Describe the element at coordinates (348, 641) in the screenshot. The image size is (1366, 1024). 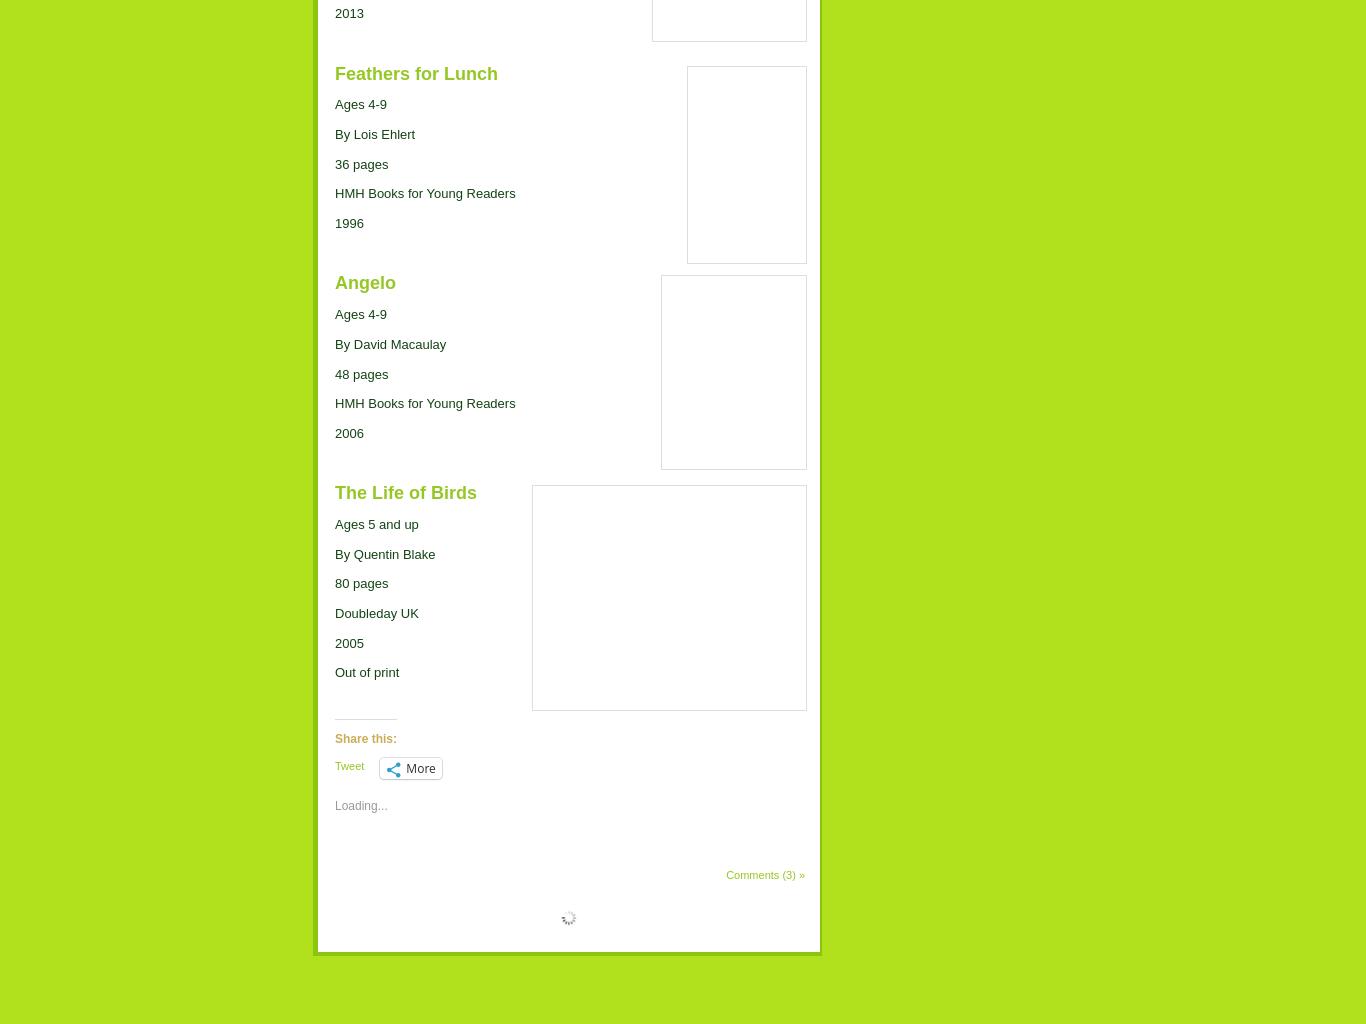
I see `'2005'` at that location.